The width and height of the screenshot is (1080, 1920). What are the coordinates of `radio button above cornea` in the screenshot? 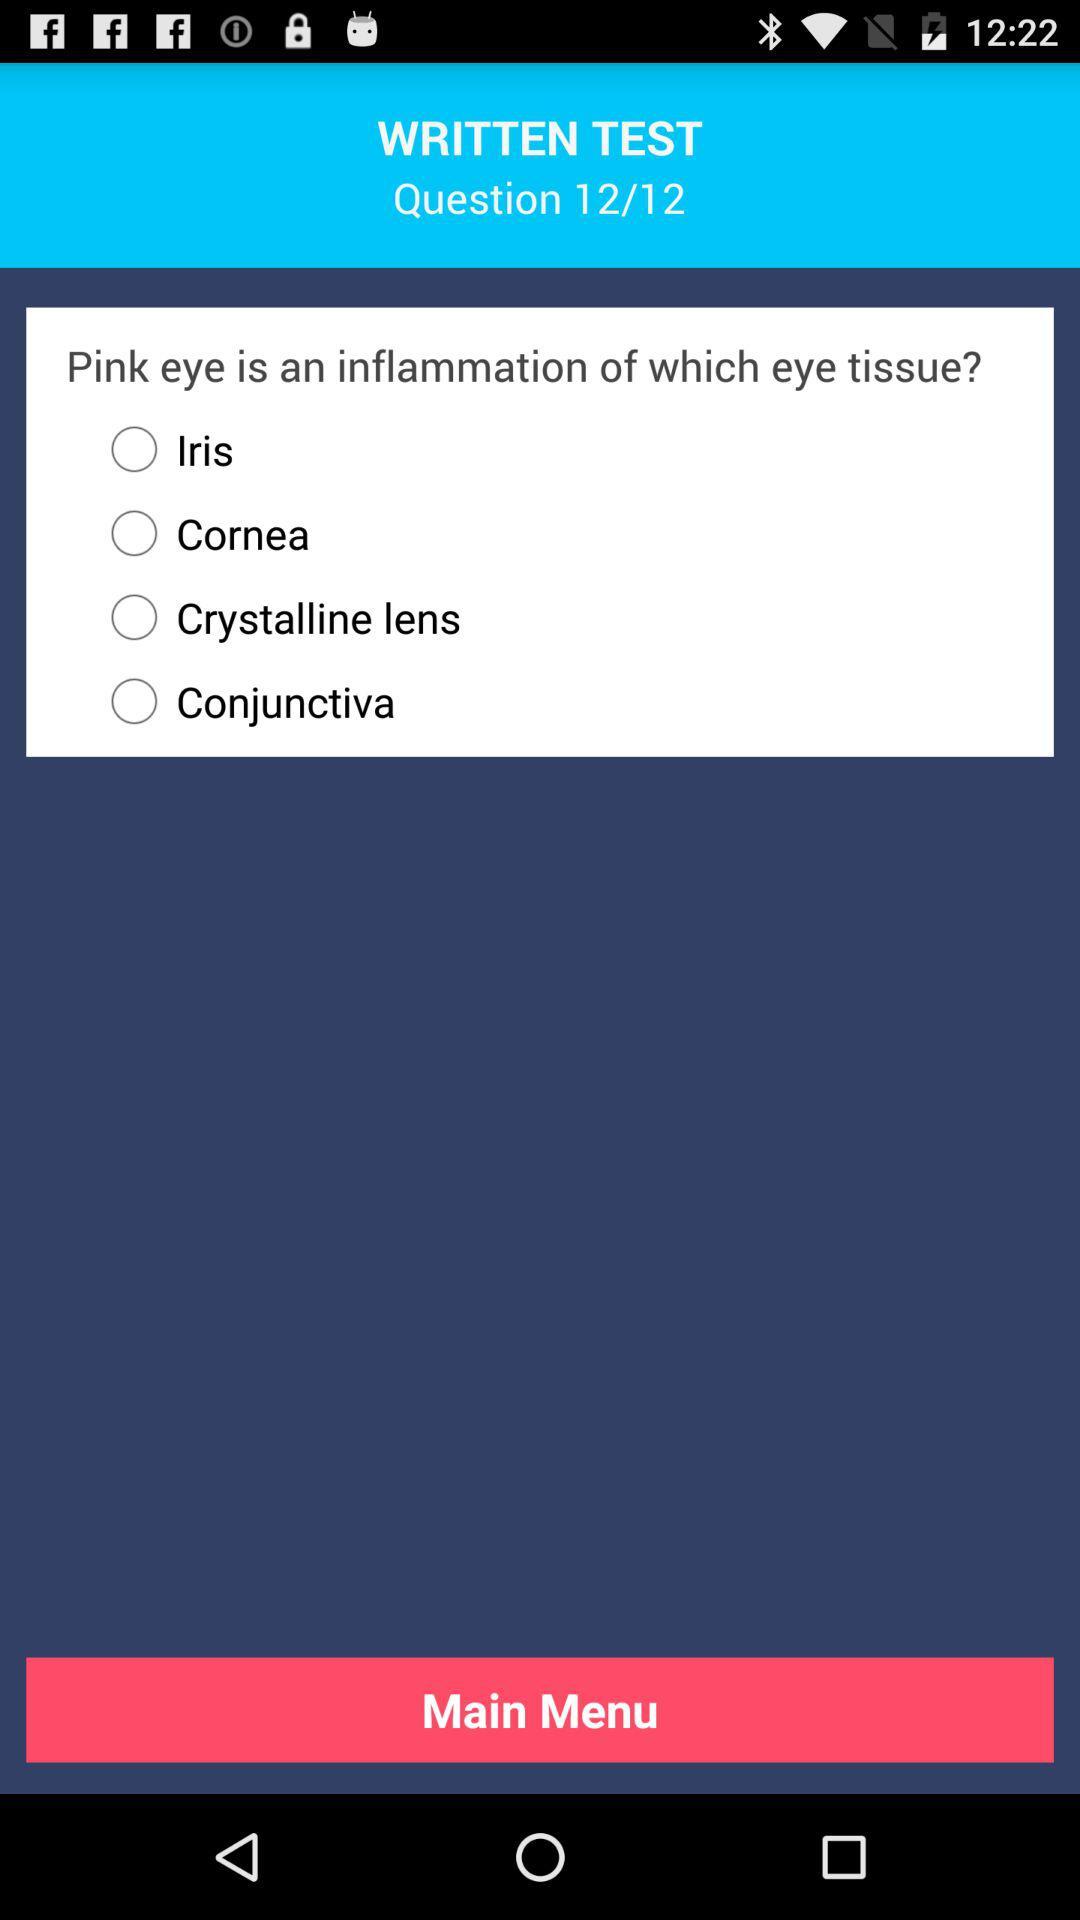 It's located at (162, 448).